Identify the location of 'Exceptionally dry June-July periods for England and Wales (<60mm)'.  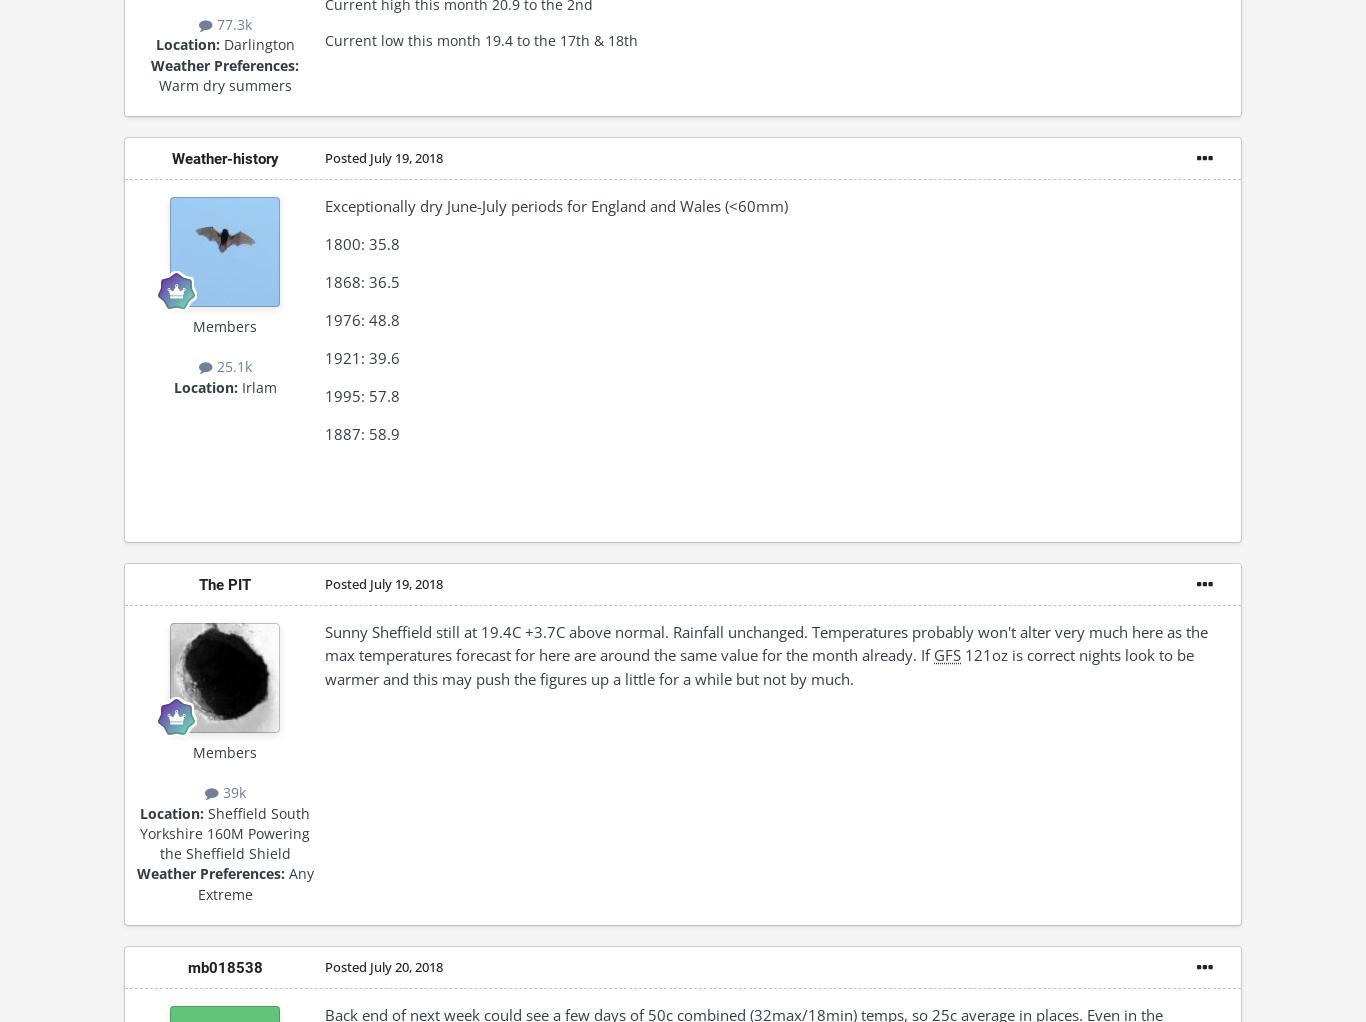
(556, 206).